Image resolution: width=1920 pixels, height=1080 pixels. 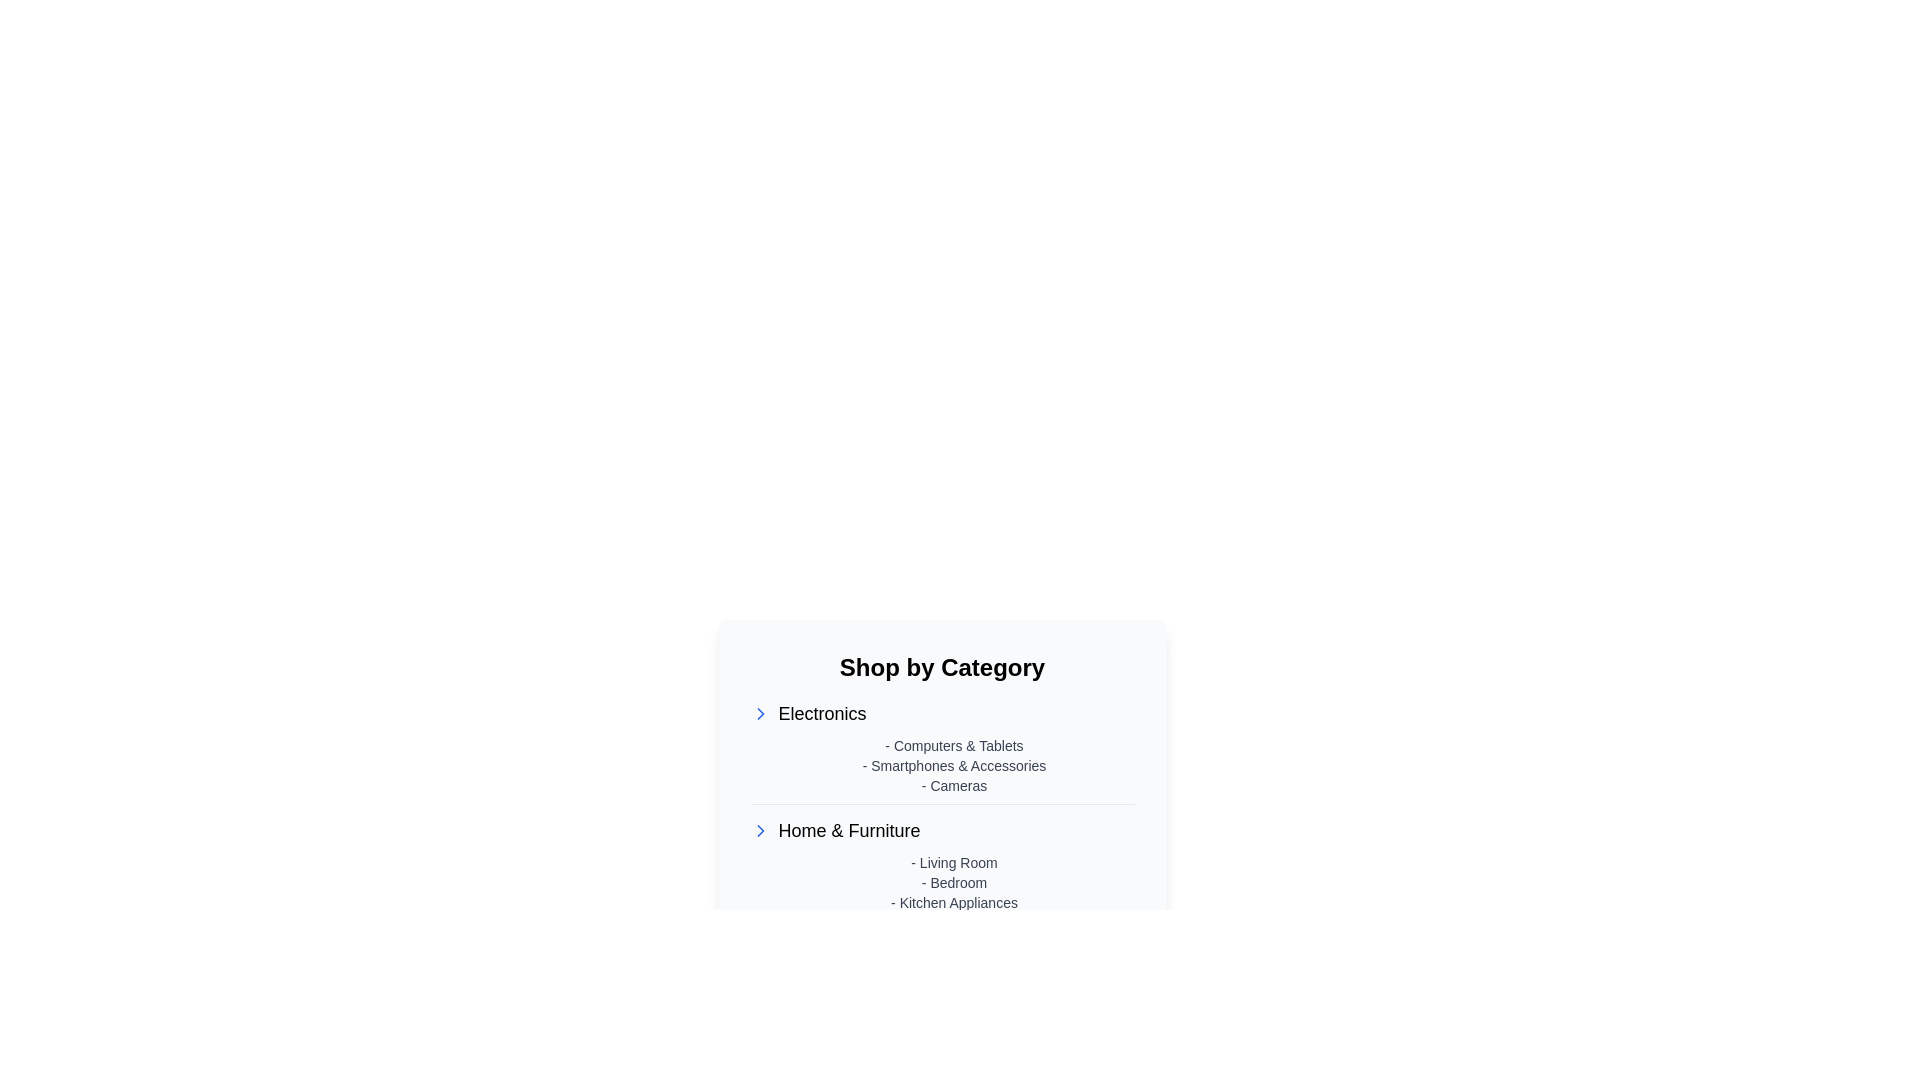 What do you see at coordinates (953, 862) in the screenshot?
I see `the text label styled in small, gray font reading '- Living Room', which is the first item in the 'Home & Furniture' category under the 'Electronics' category` at bounding box center [953, 862].